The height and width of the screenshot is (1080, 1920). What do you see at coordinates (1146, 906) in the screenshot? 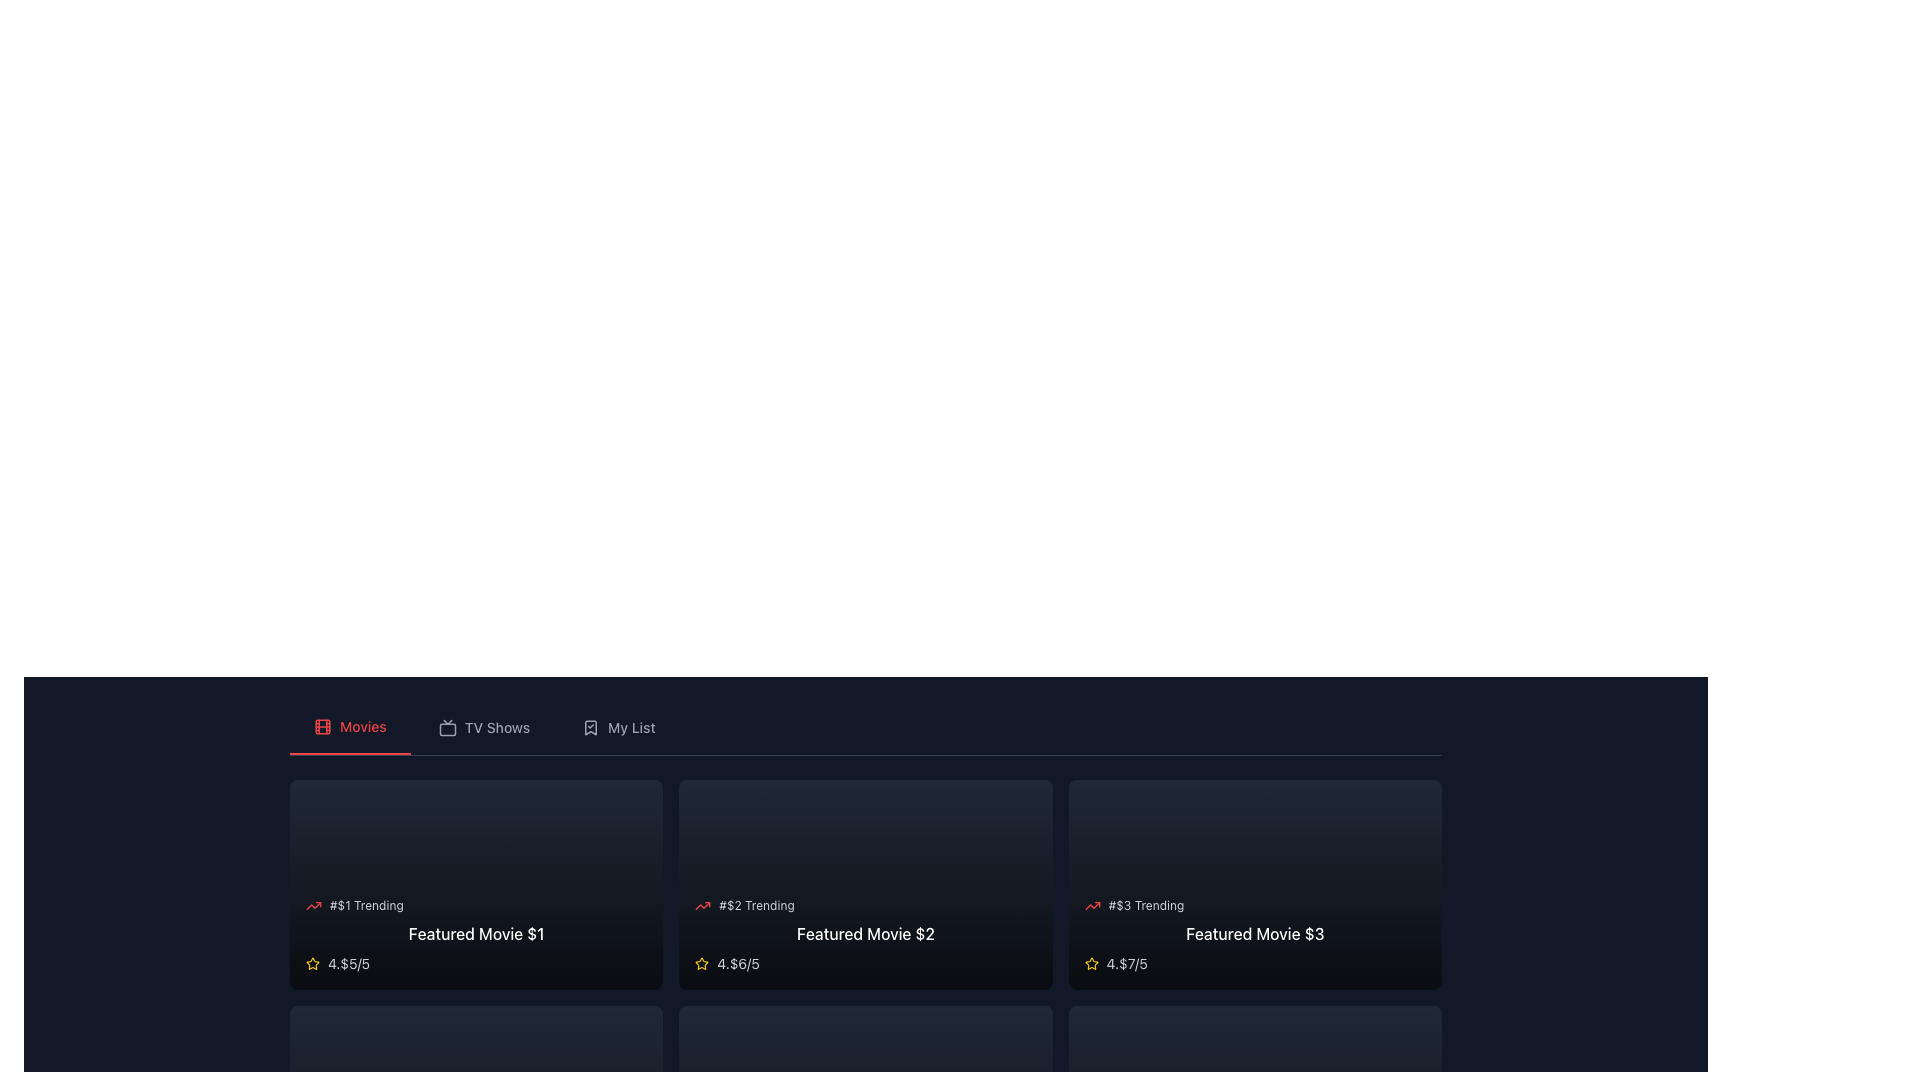
I see `the text label displaying '#$3 Trending', which is styled in gray and located next to a red trending icon within the card for 'Featured Movie $3'` at bounding box center [1146, 906].